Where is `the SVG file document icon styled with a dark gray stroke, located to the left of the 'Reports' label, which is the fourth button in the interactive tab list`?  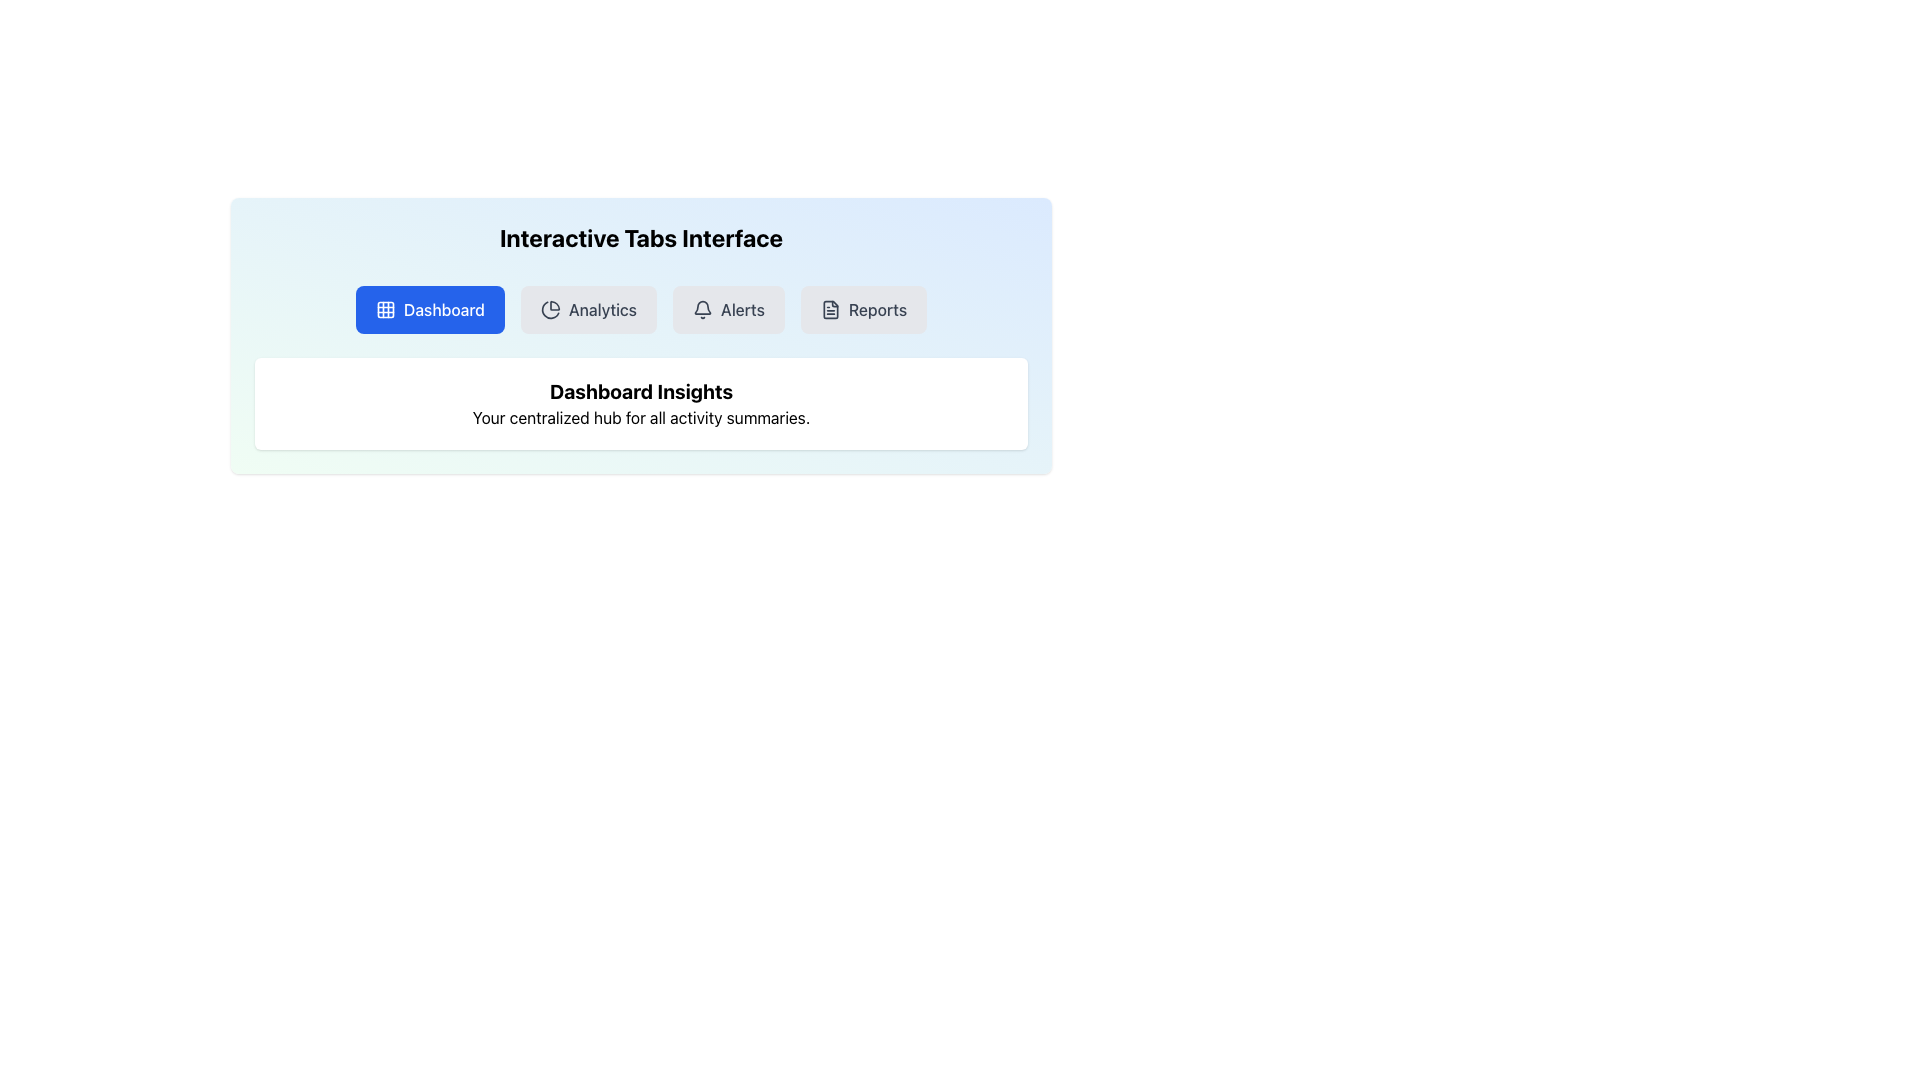
the SVG file document icon styled with a dark gray stroke, located to the left of the 'Reports' label, which is the fourth button in the interactive tab list is located at coordinates (830, 309).